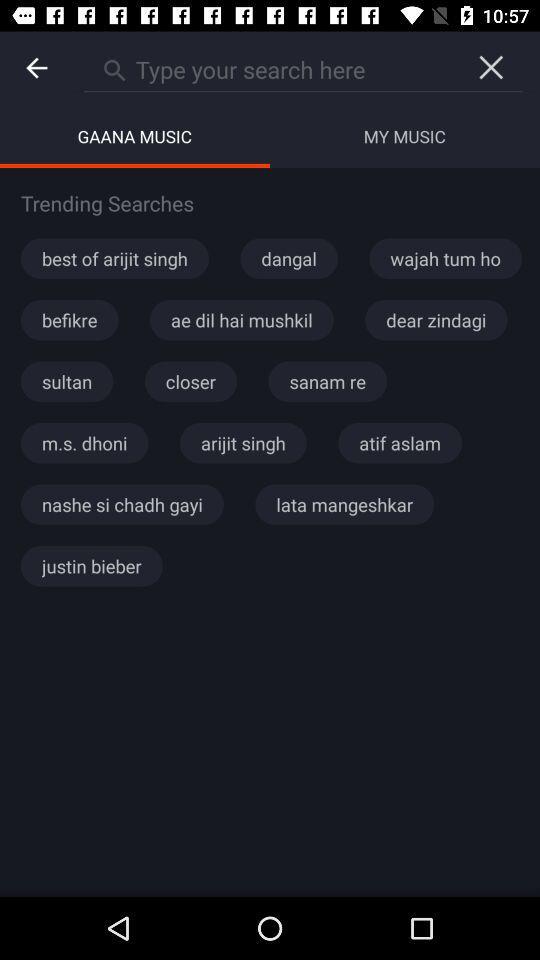 Image resolution: width=540 pixels, height=960 pixels. Describe the element at coordinates (445, 258) in the screenshot. I see `the text which is present to the right of dangal` at that location.